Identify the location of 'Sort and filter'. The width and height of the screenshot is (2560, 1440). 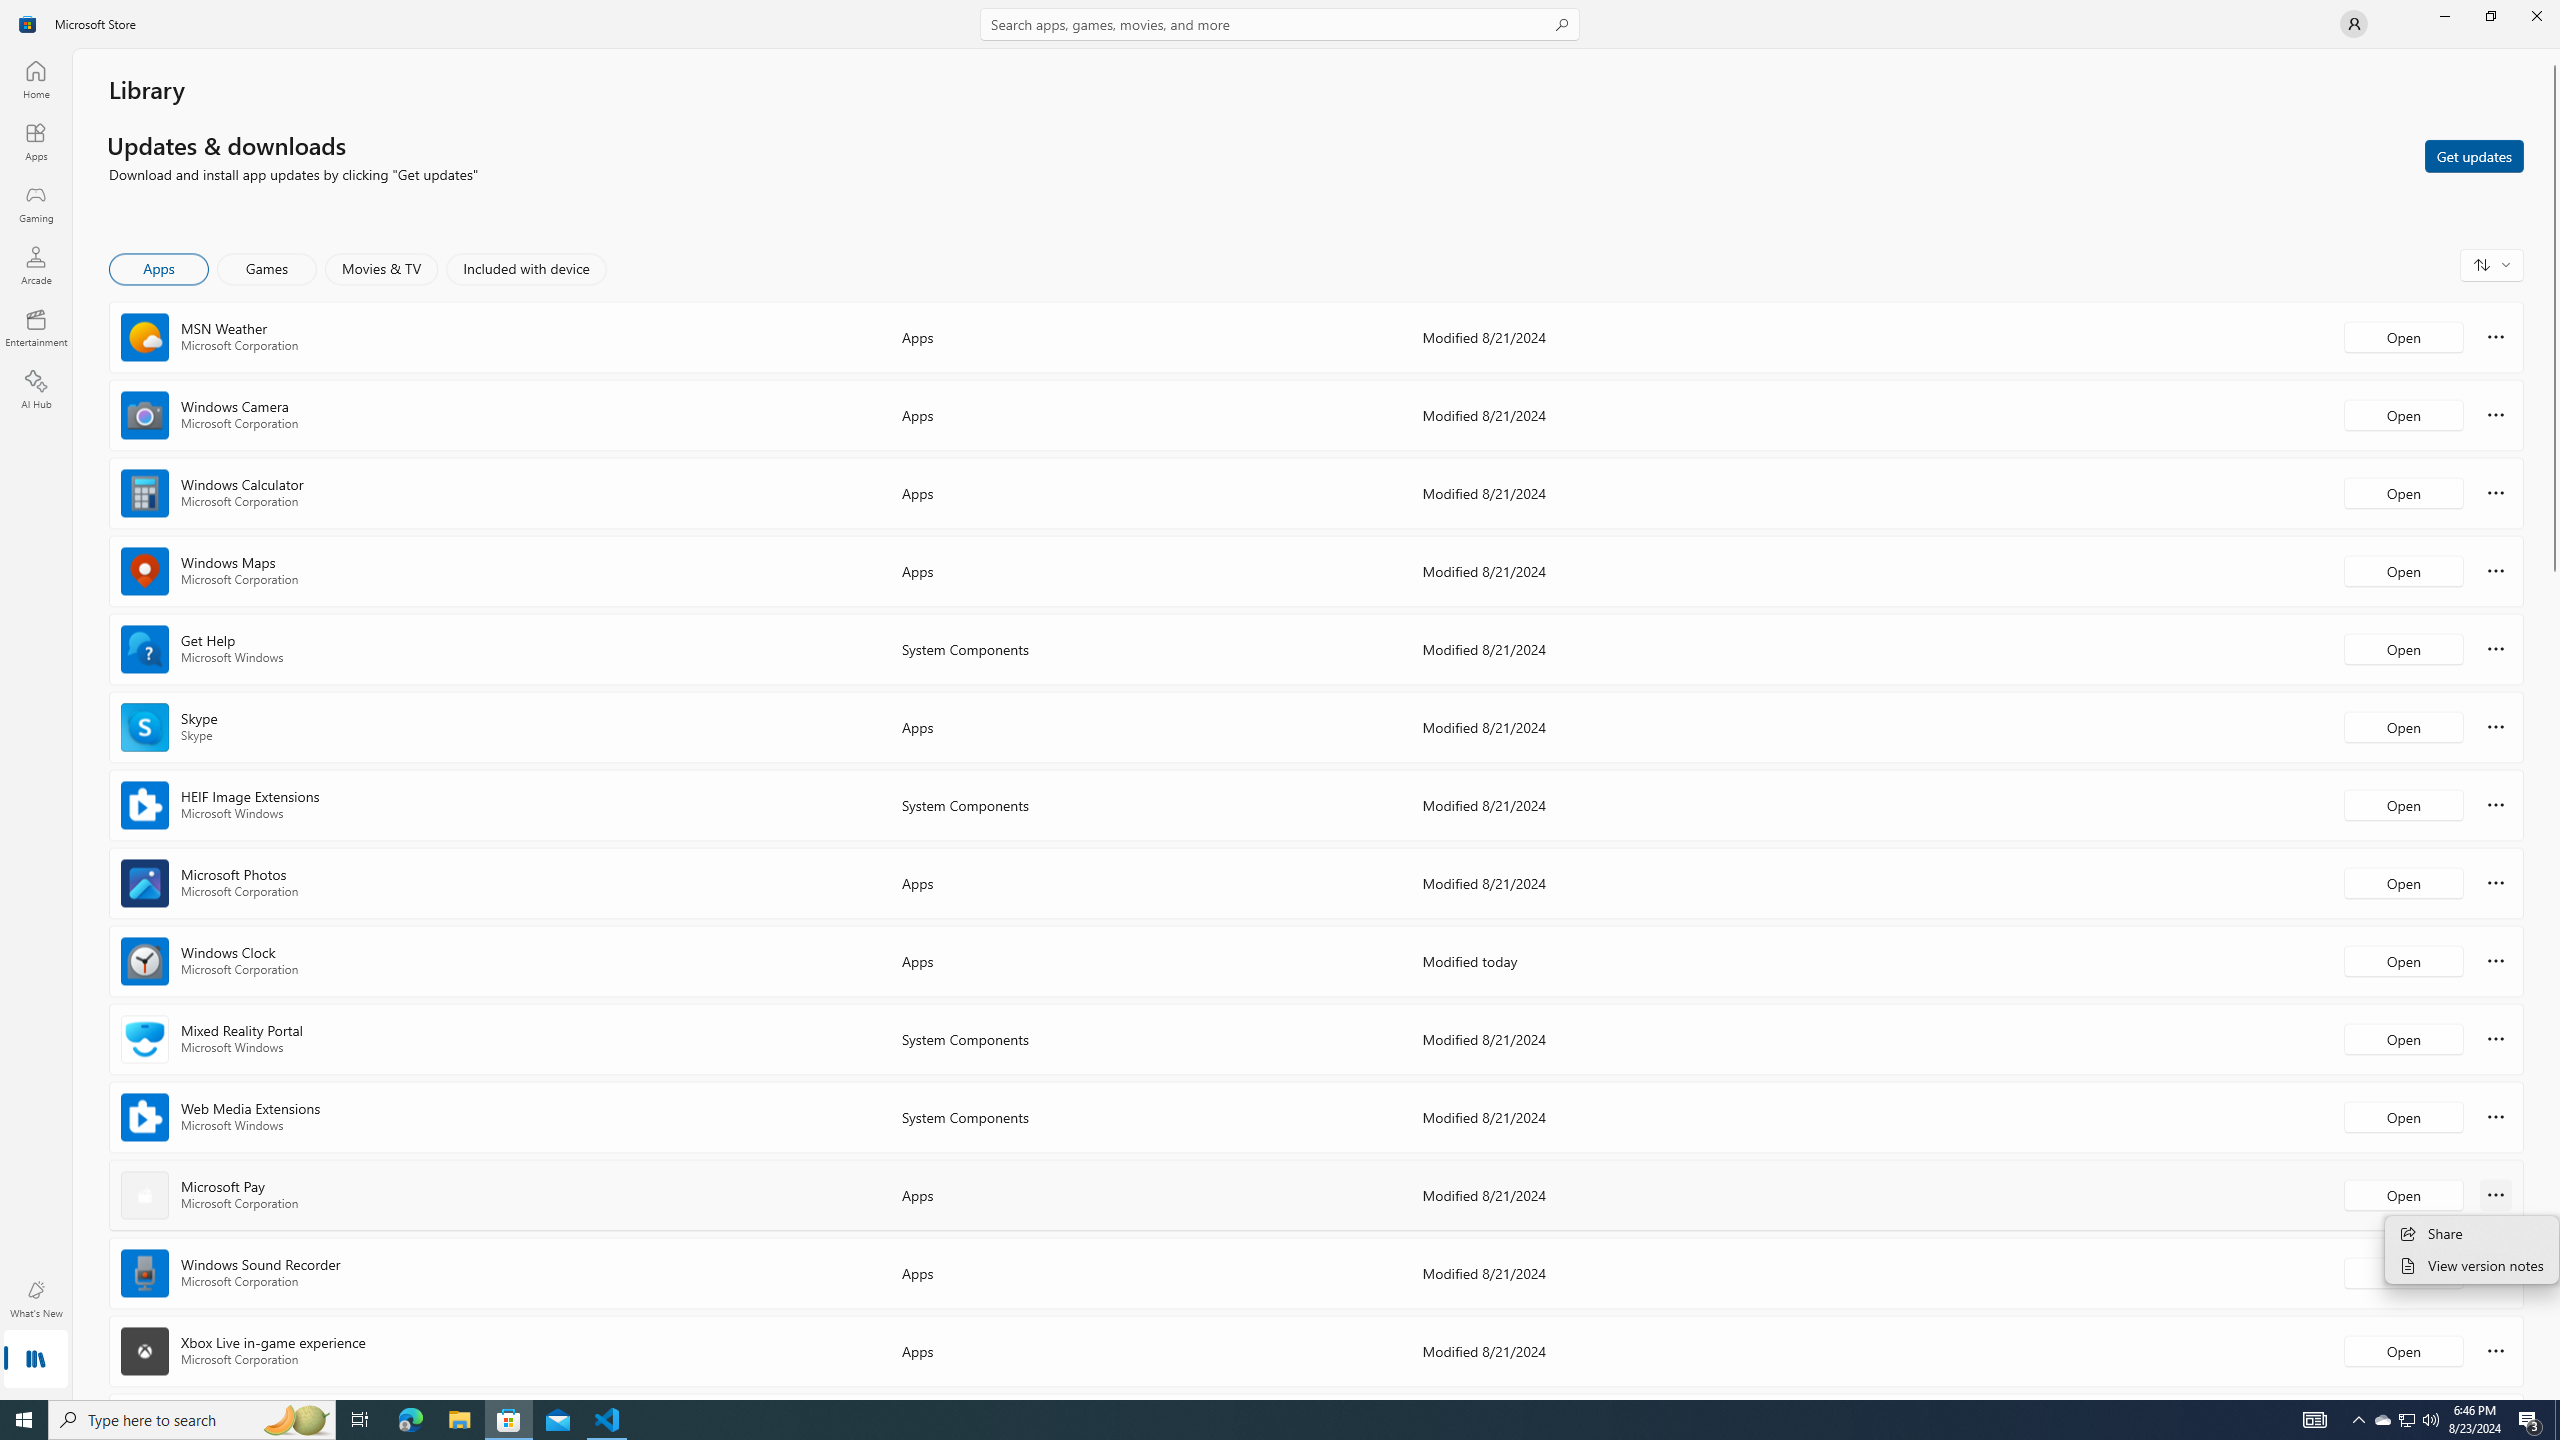
(2491, 264).